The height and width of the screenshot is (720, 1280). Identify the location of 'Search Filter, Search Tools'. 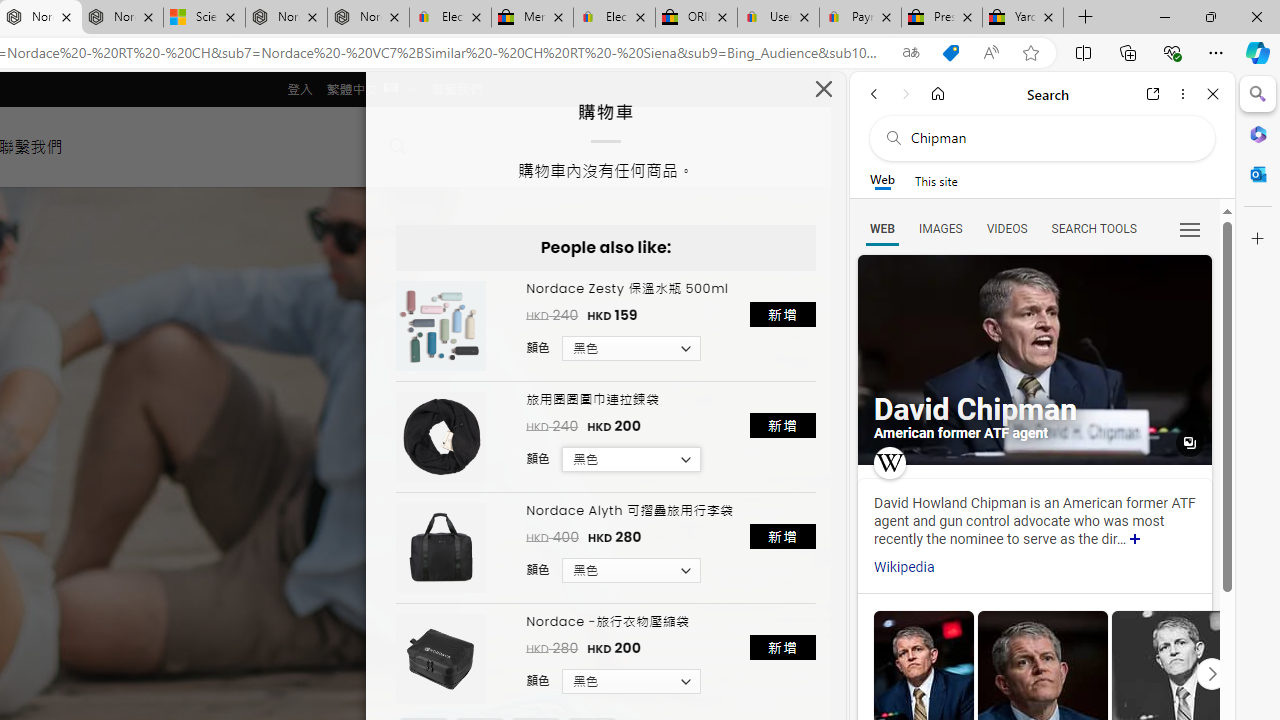
(1092, 227).